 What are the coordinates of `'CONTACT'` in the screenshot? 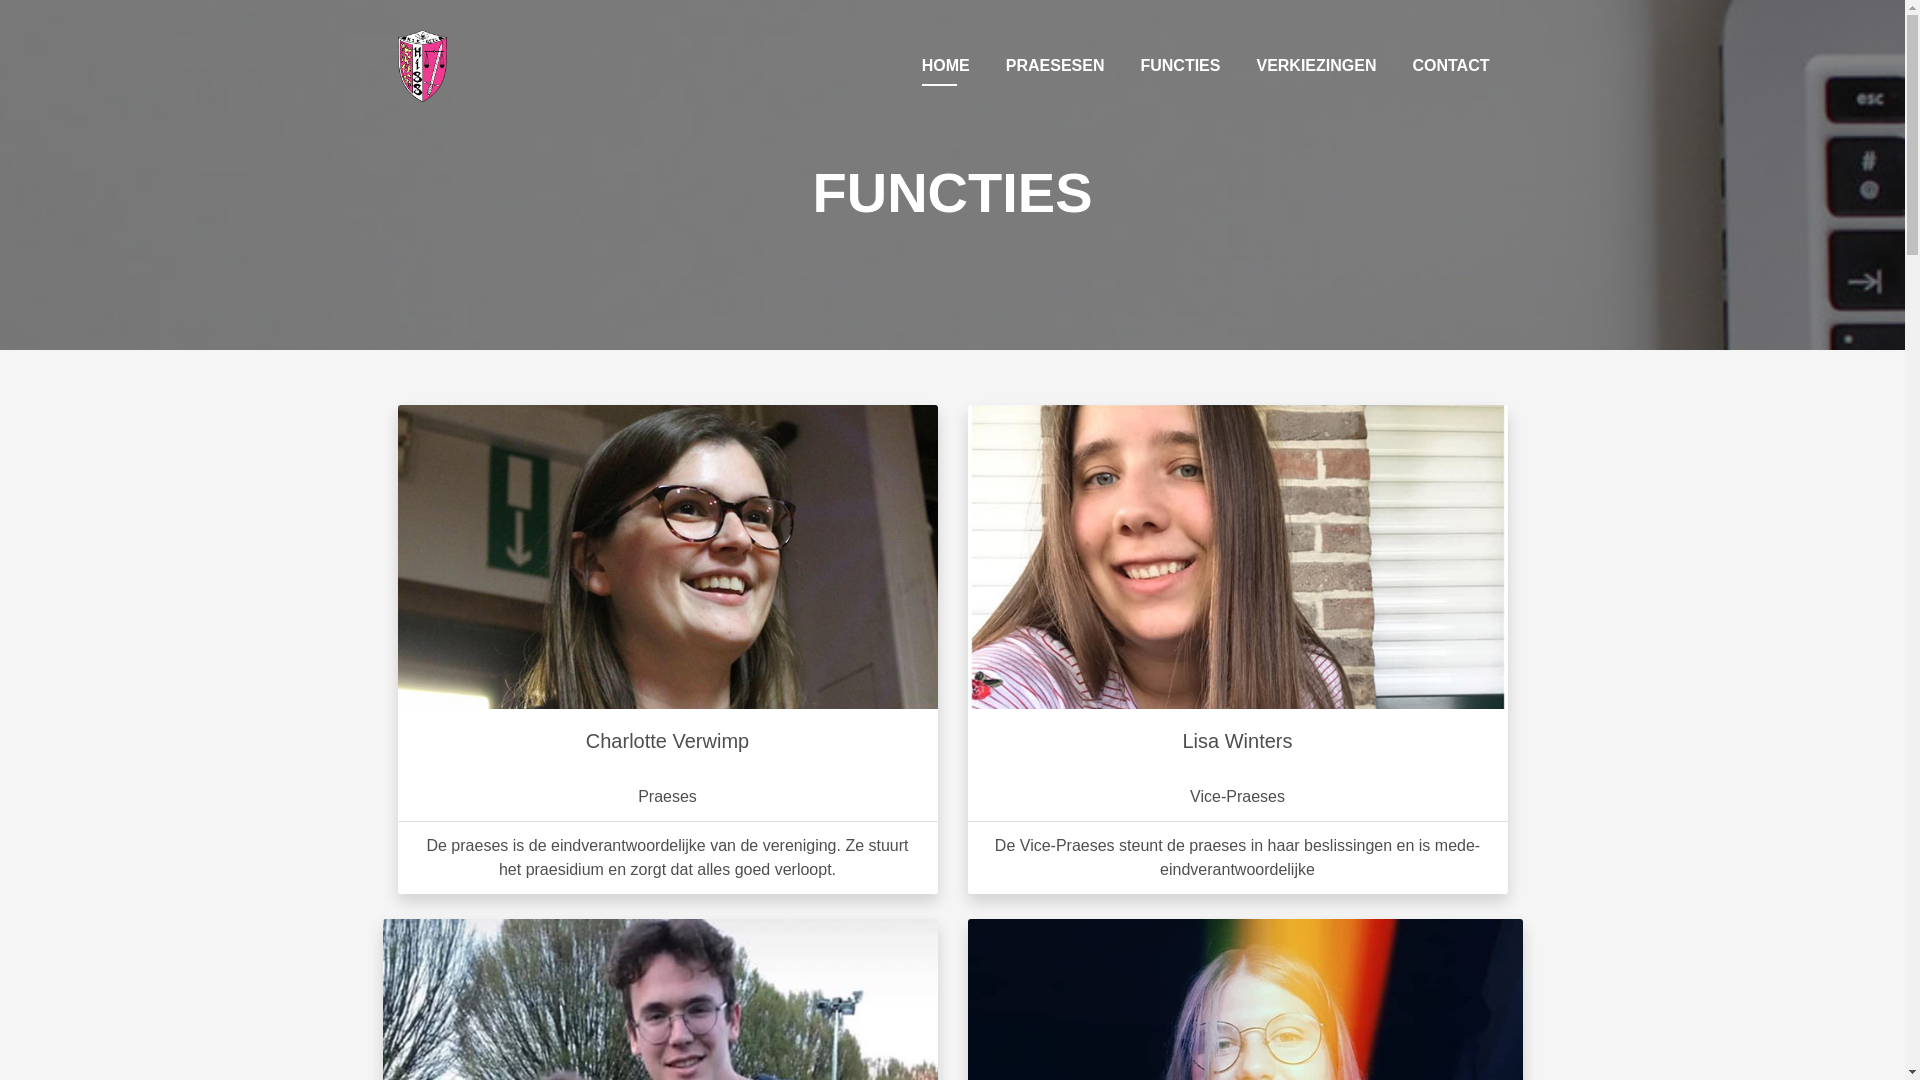 It's located at (1402, 64).